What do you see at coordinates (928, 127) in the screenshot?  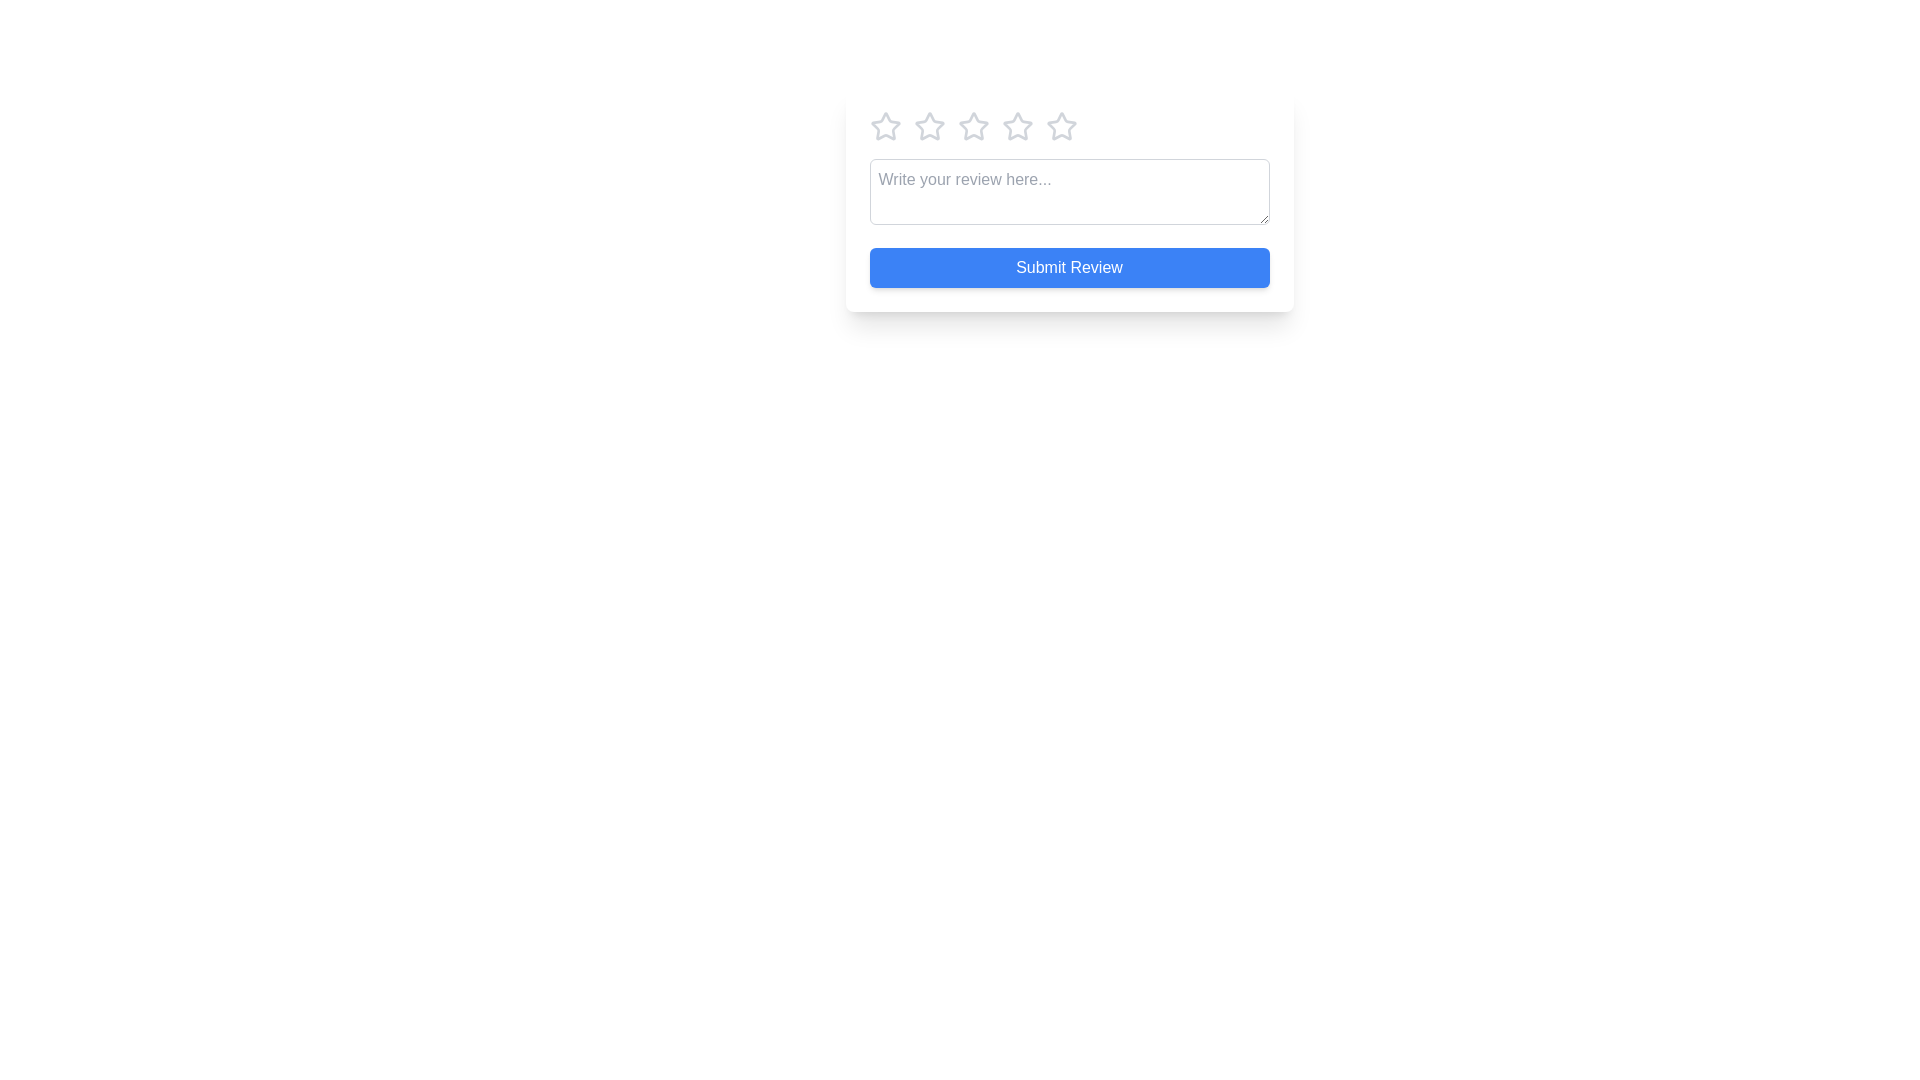 I see `the second star icon in the rating system` at bounding box center [928, 127].